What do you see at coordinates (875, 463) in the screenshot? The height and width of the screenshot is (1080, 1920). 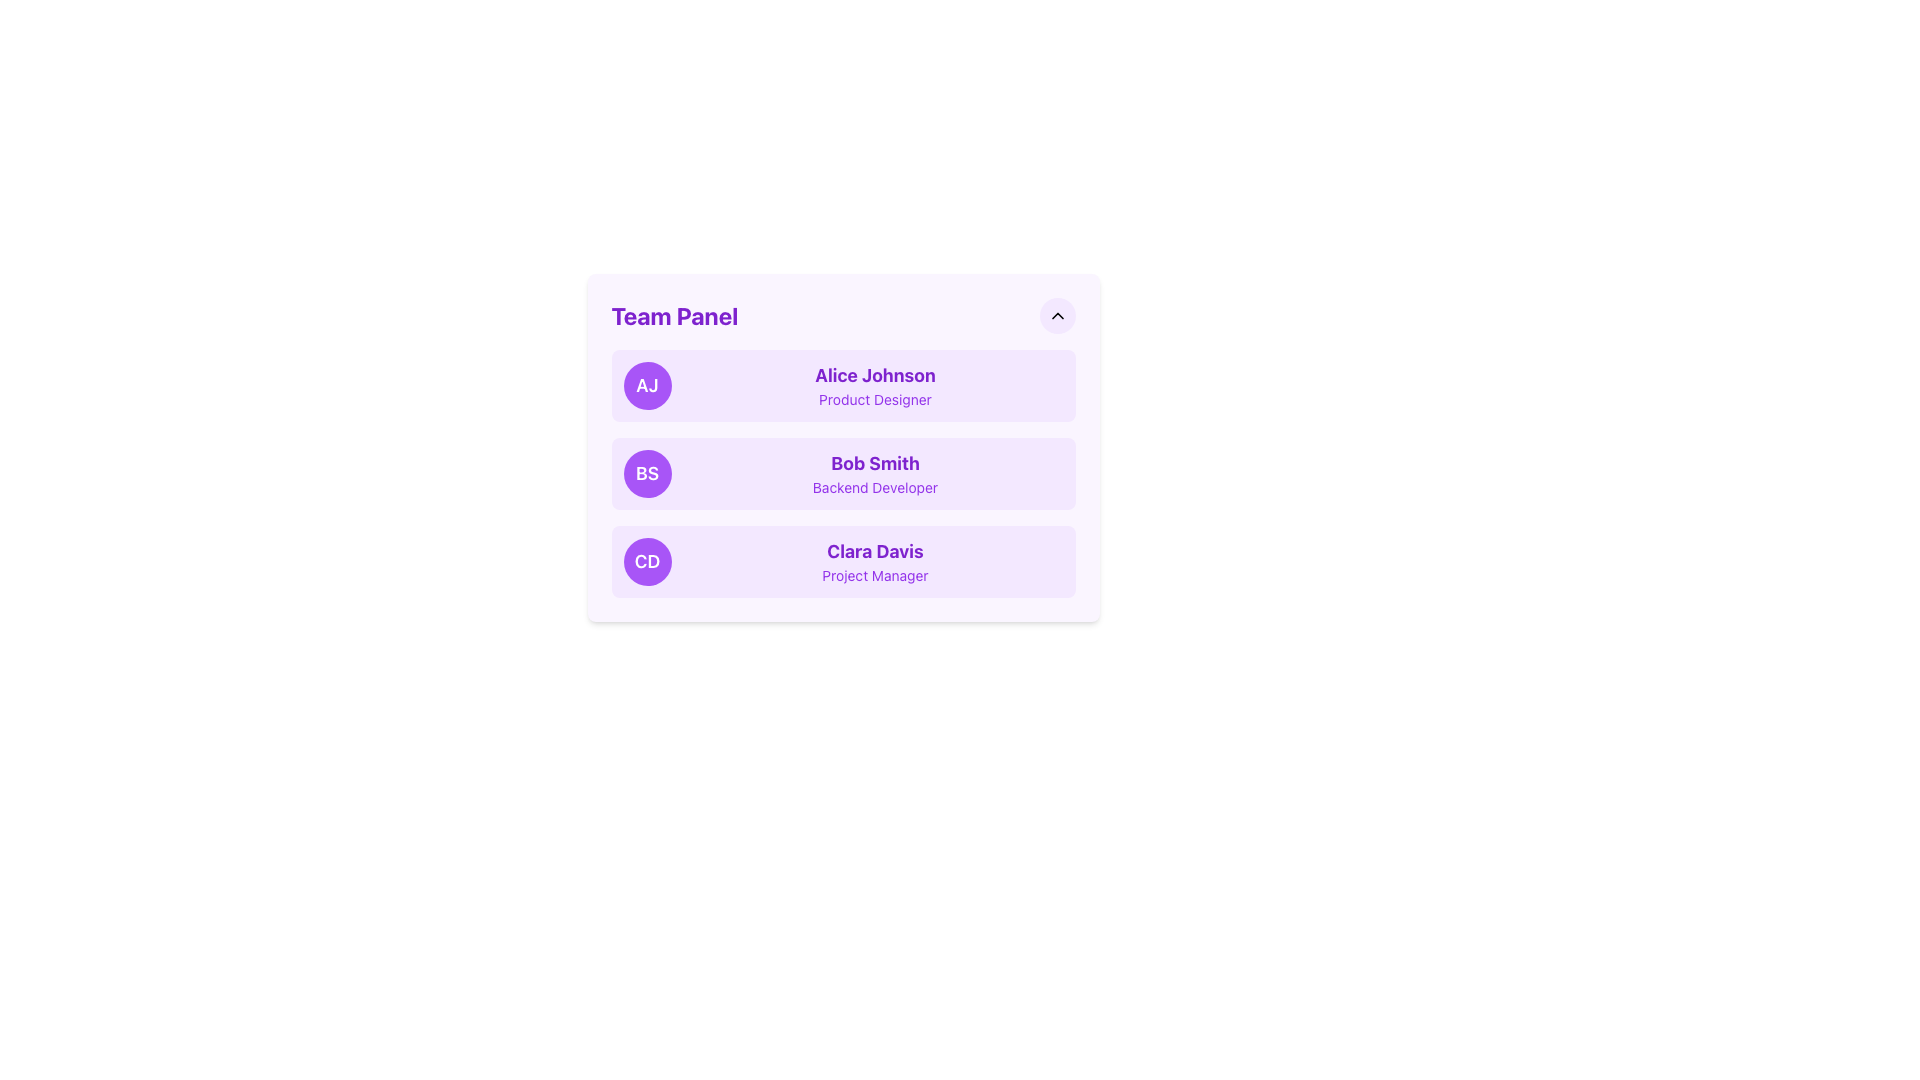 I see `the bold purple text 'Bob Smith' which is centrally located in the middle panel of the team members list, next to the purple circular indicator labeled 'BS'` at bounding box center [875, 463].